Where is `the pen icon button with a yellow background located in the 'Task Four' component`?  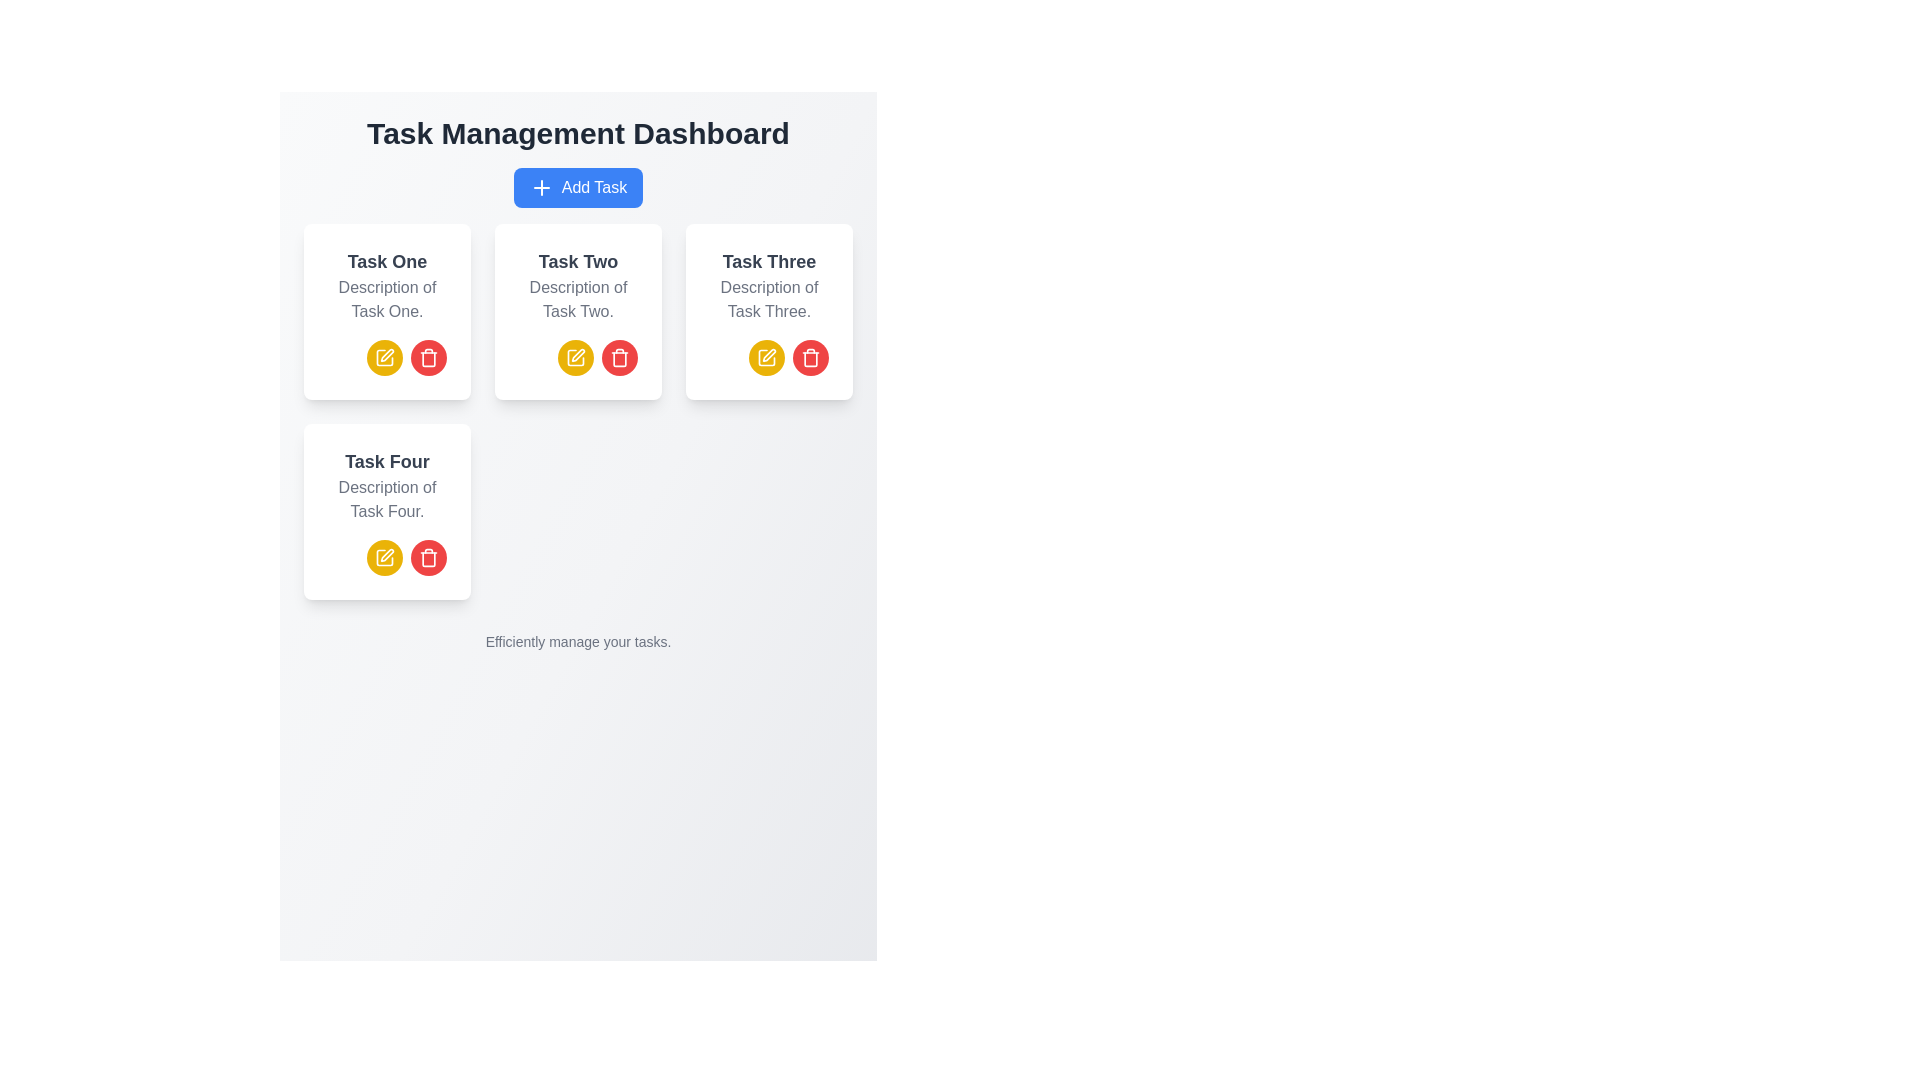
the pen icon button with a yellow background located in the 'Task Four' component is located at coordinates (384, 558).